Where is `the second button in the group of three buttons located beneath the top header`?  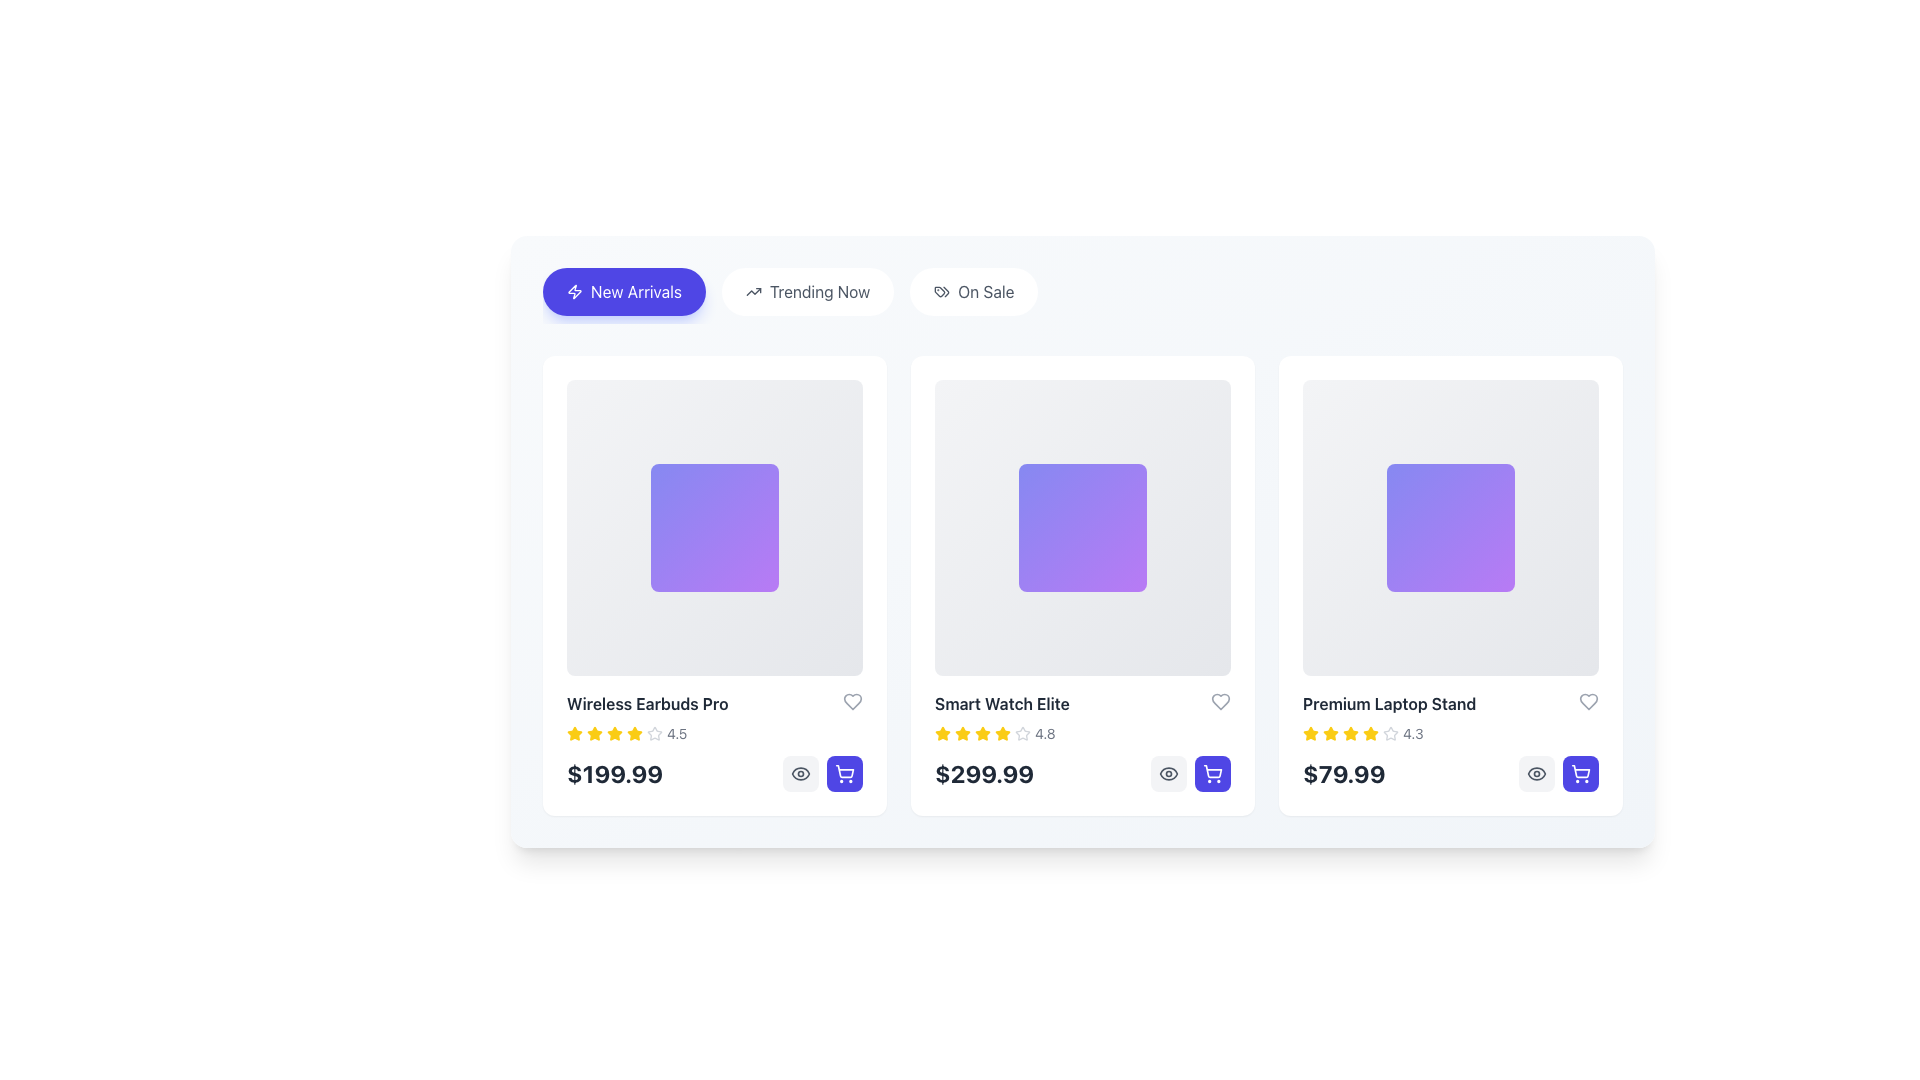 the second button in the group of three buttons located beneath the top header is located at coordinates (807, 292).